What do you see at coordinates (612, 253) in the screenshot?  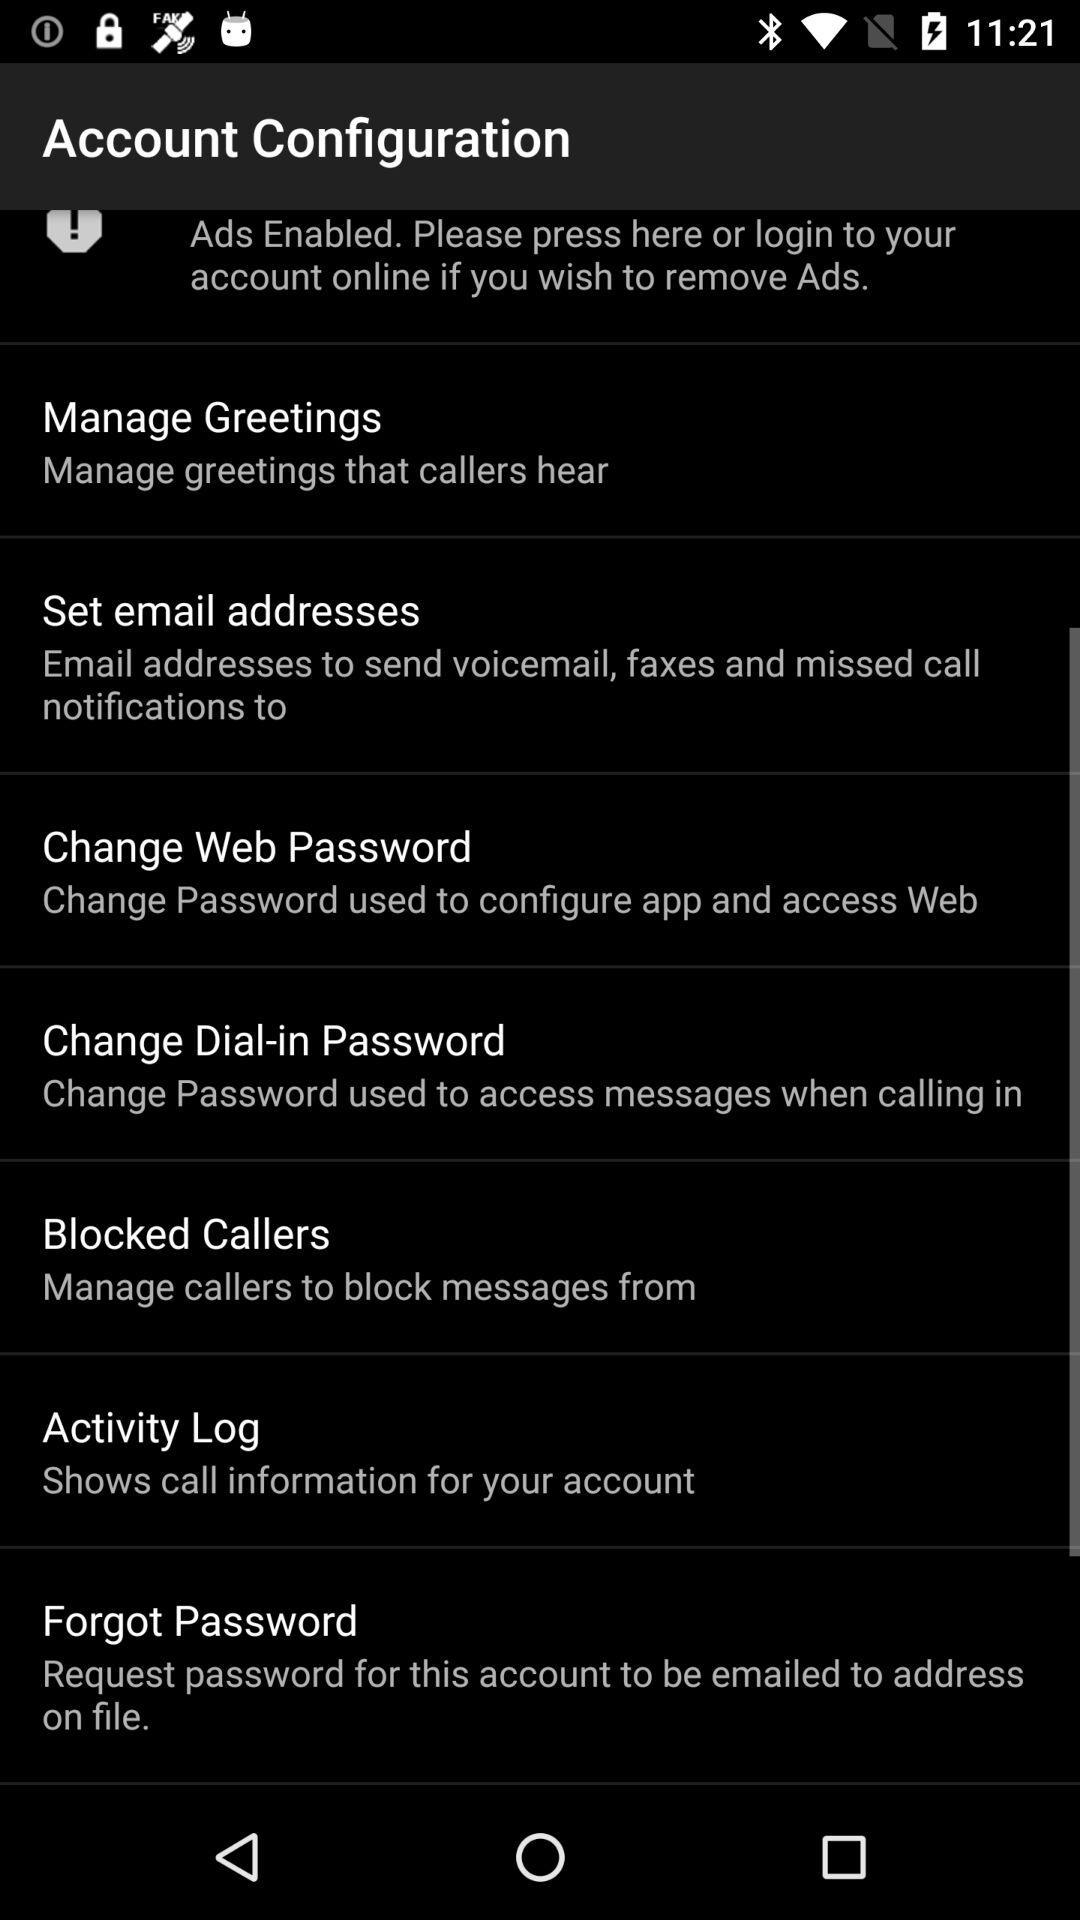 I see `ads enabled please icon` at bounding box center [612, 253].